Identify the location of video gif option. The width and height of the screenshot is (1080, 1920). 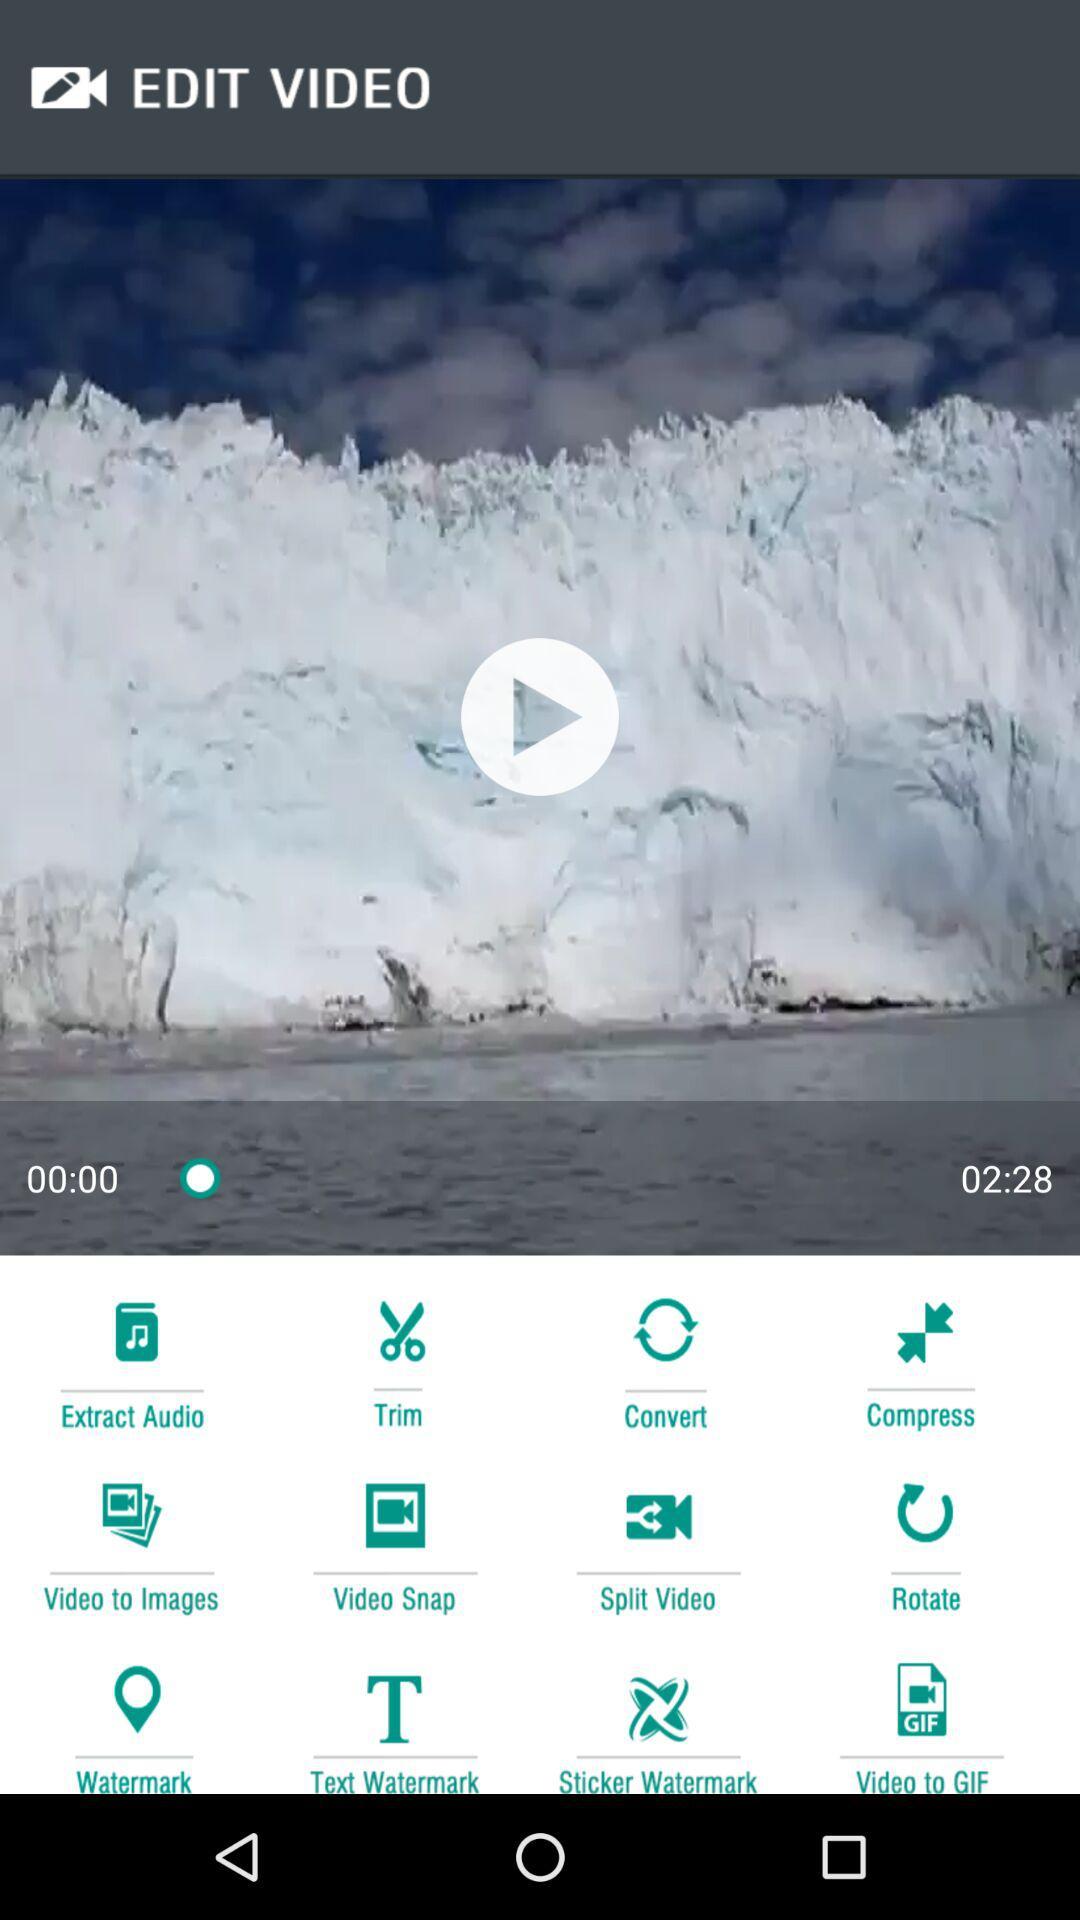
(921, 1717).